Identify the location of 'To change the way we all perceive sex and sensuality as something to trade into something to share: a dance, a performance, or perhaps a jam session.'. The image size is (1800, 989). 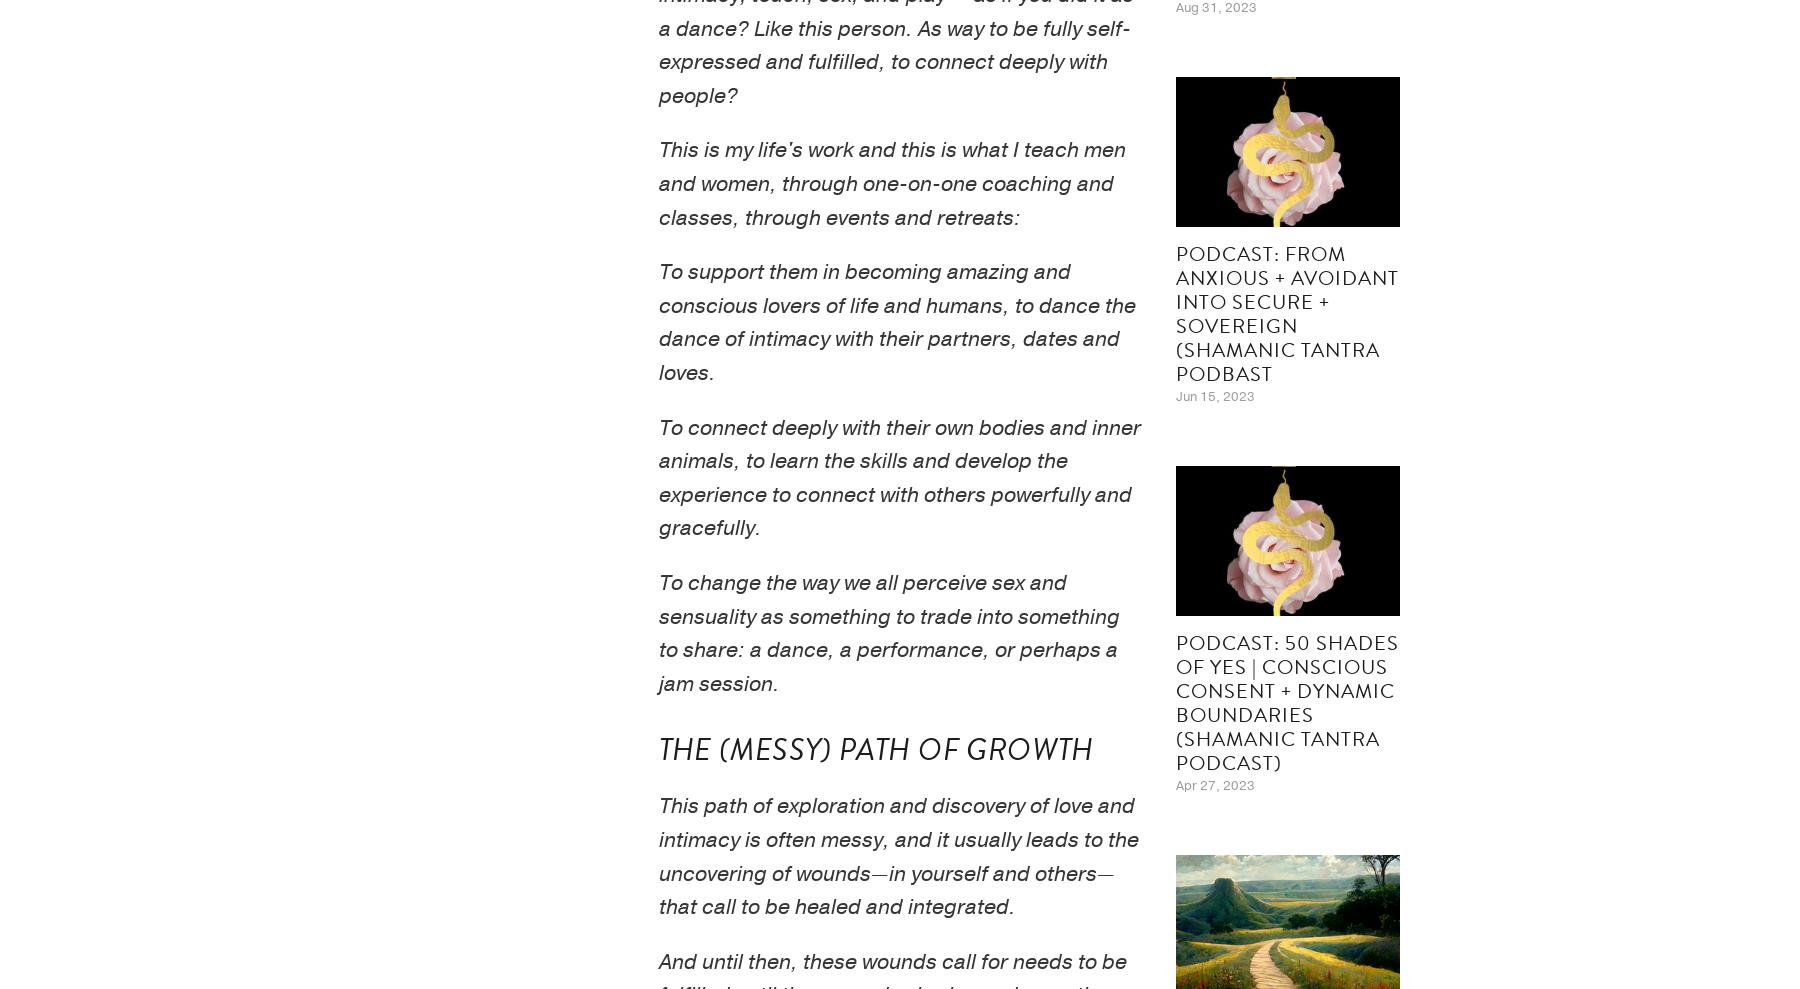
(891, 632).